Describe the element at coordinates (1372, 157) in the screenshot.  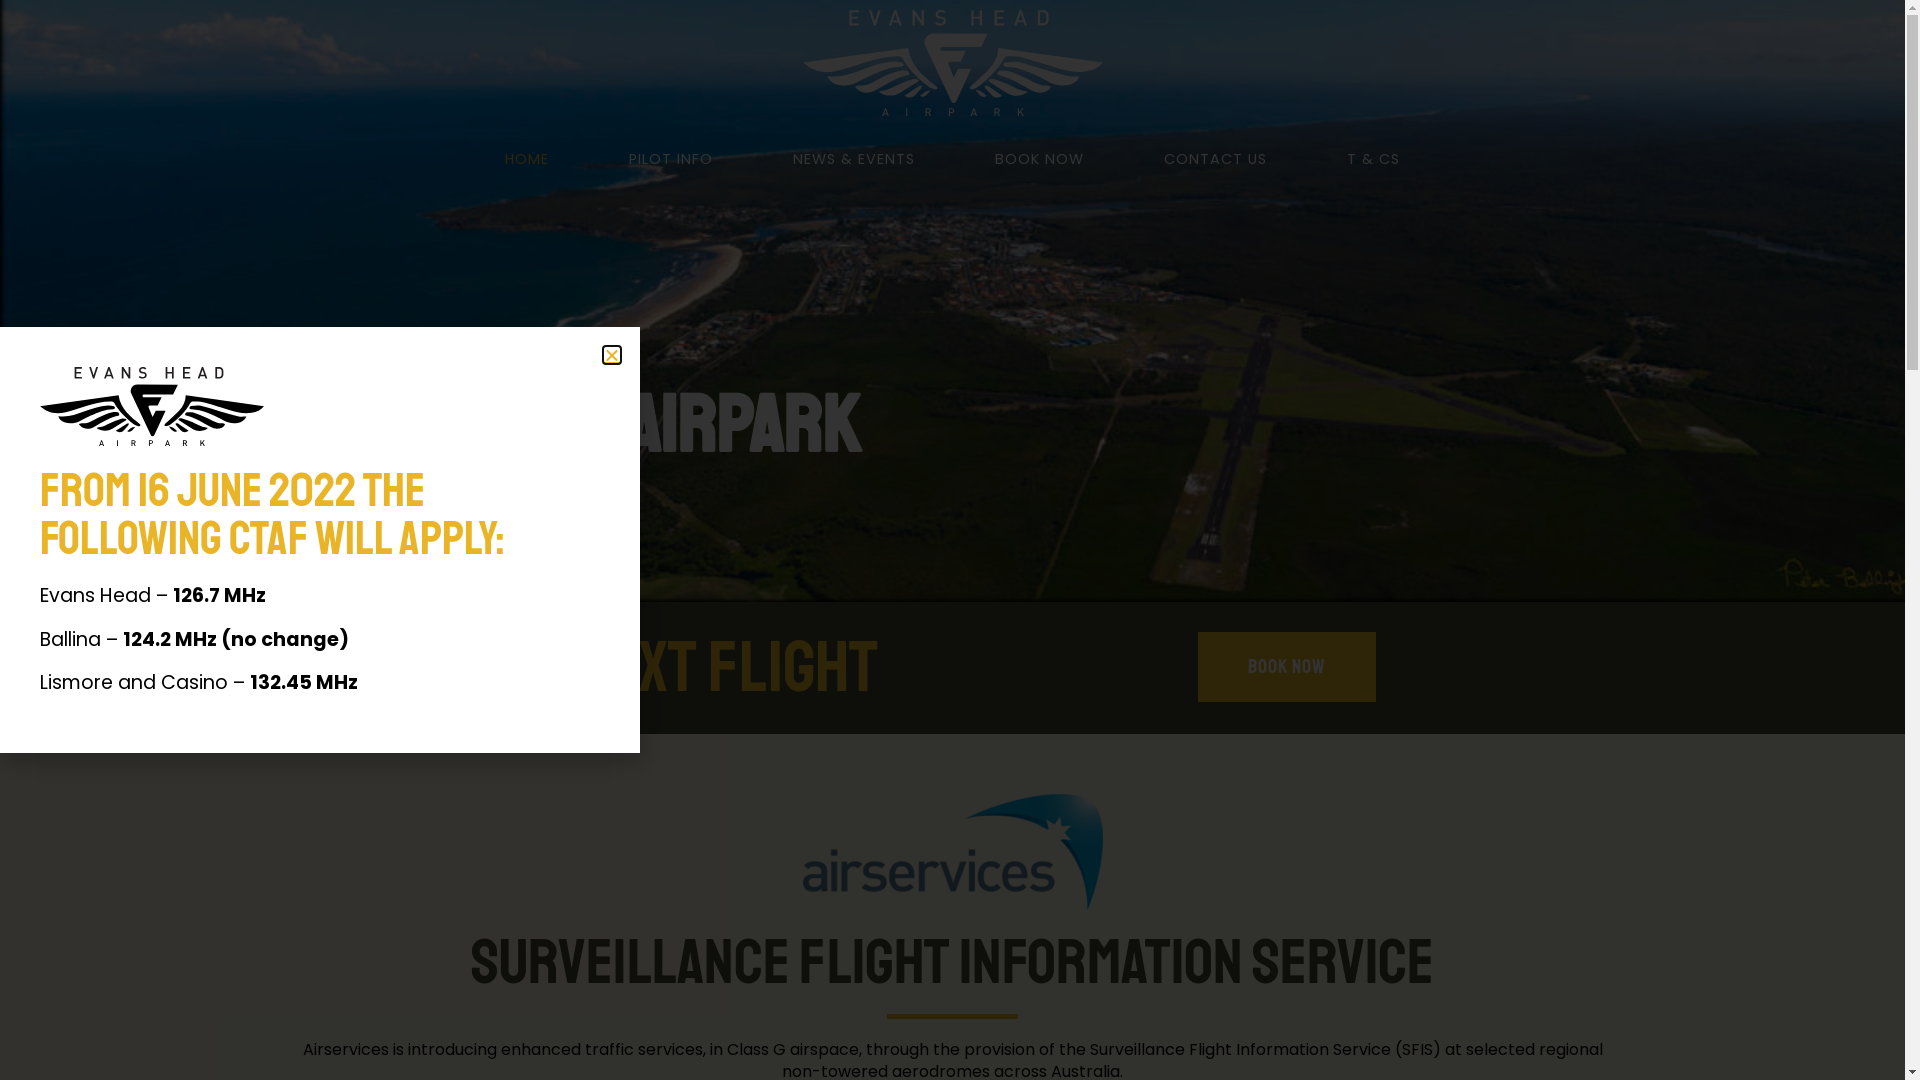
I see `'T & CS'` at that location.